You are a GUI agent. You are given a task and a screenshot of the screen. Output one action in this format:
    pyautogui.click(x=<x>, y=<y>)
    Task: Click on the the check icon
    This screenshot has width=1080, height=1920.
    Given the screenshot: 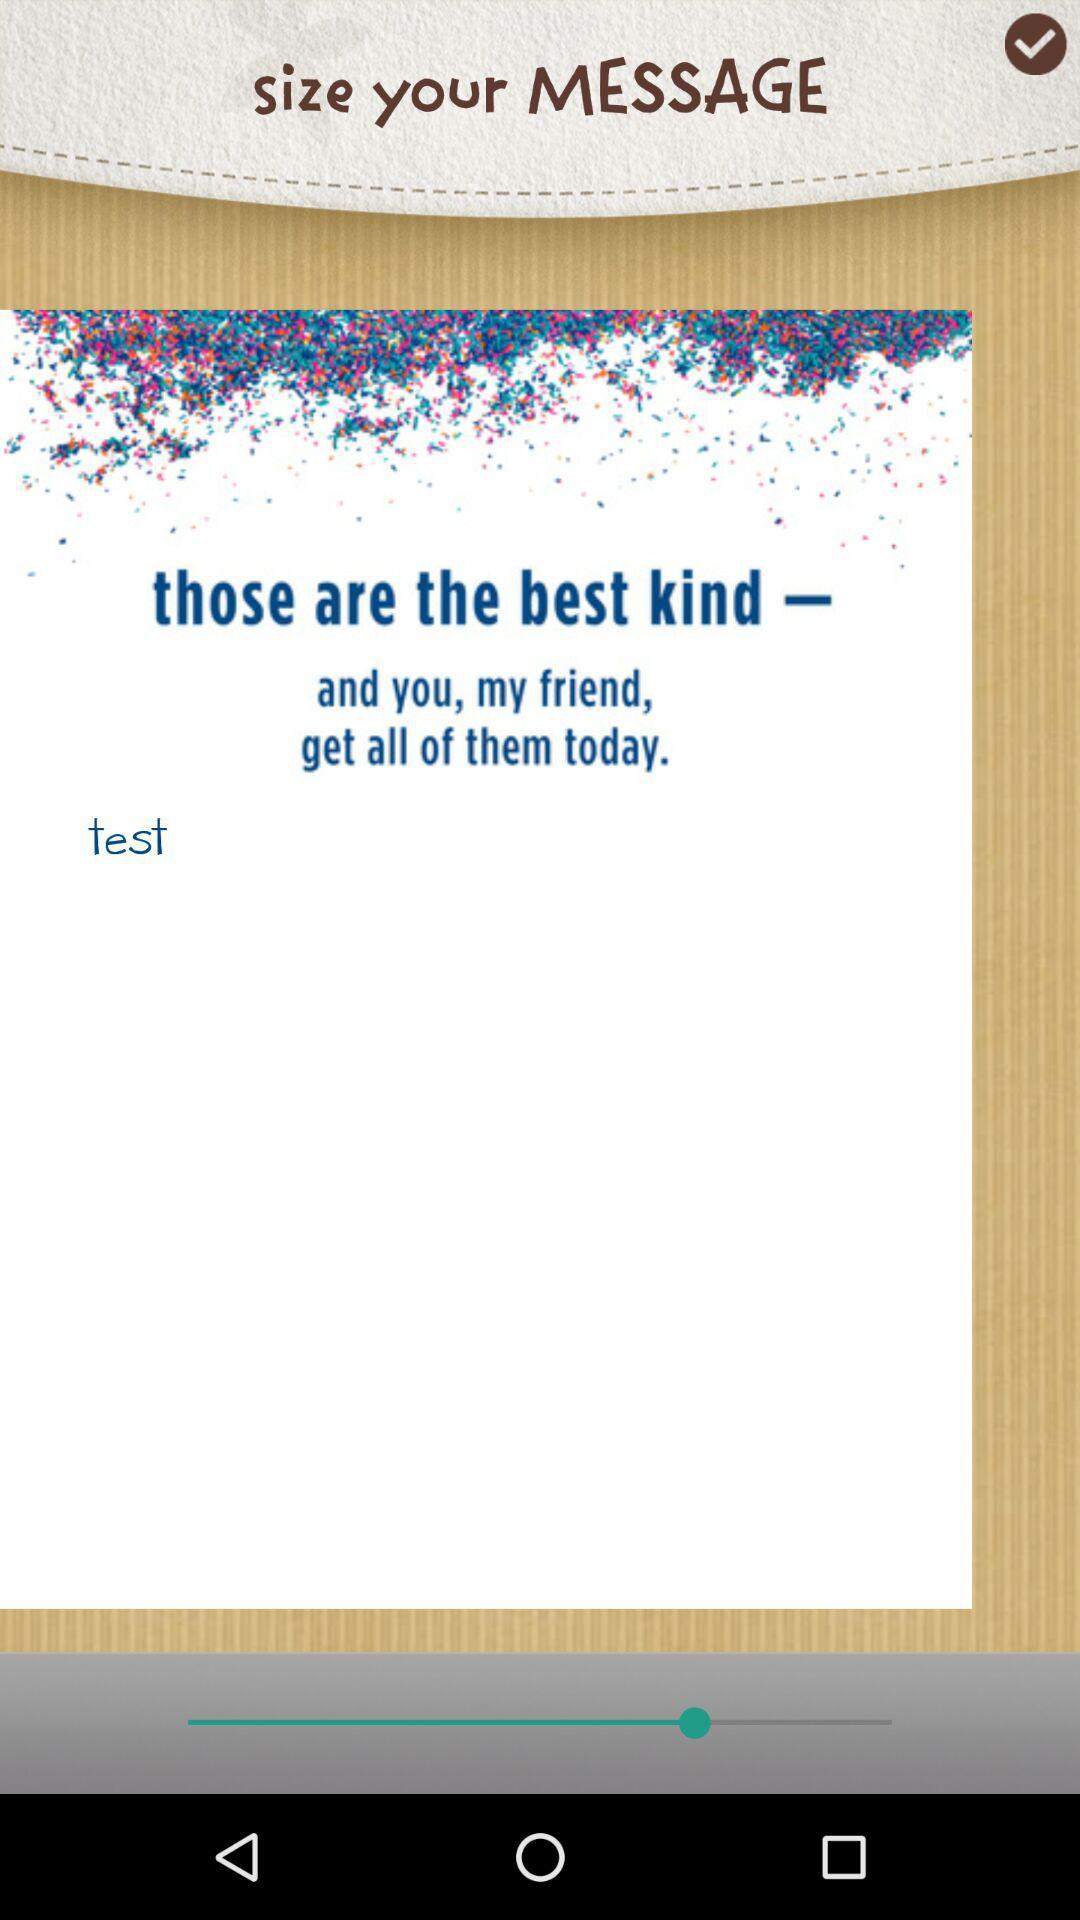 What is the action you would take?
    pyautogui.click(x=1035, y=44)
    